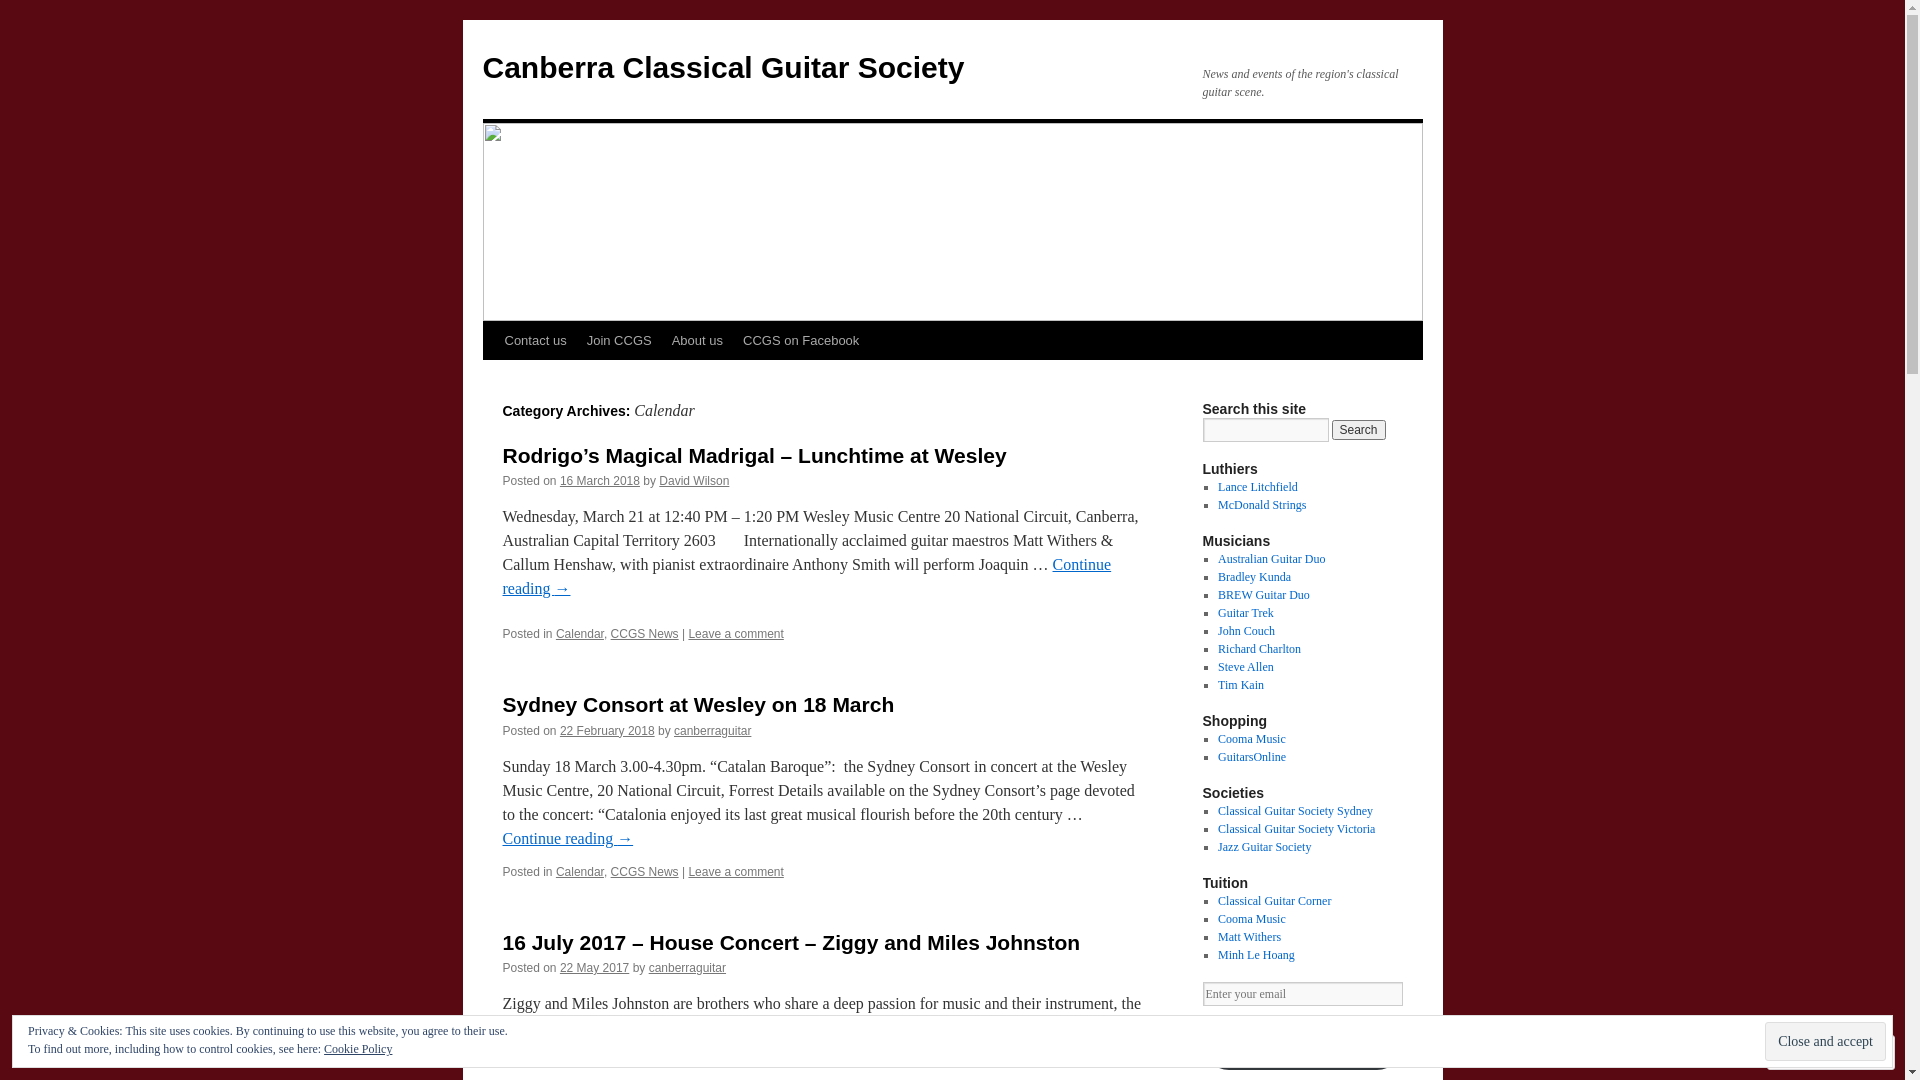 The width and height of the screenshot is (1920, 1080). What do you see at coordinates (1251, 756) in the screenshot?
I see `'GuitarsOnline'` at bounding box center [1251, 756].